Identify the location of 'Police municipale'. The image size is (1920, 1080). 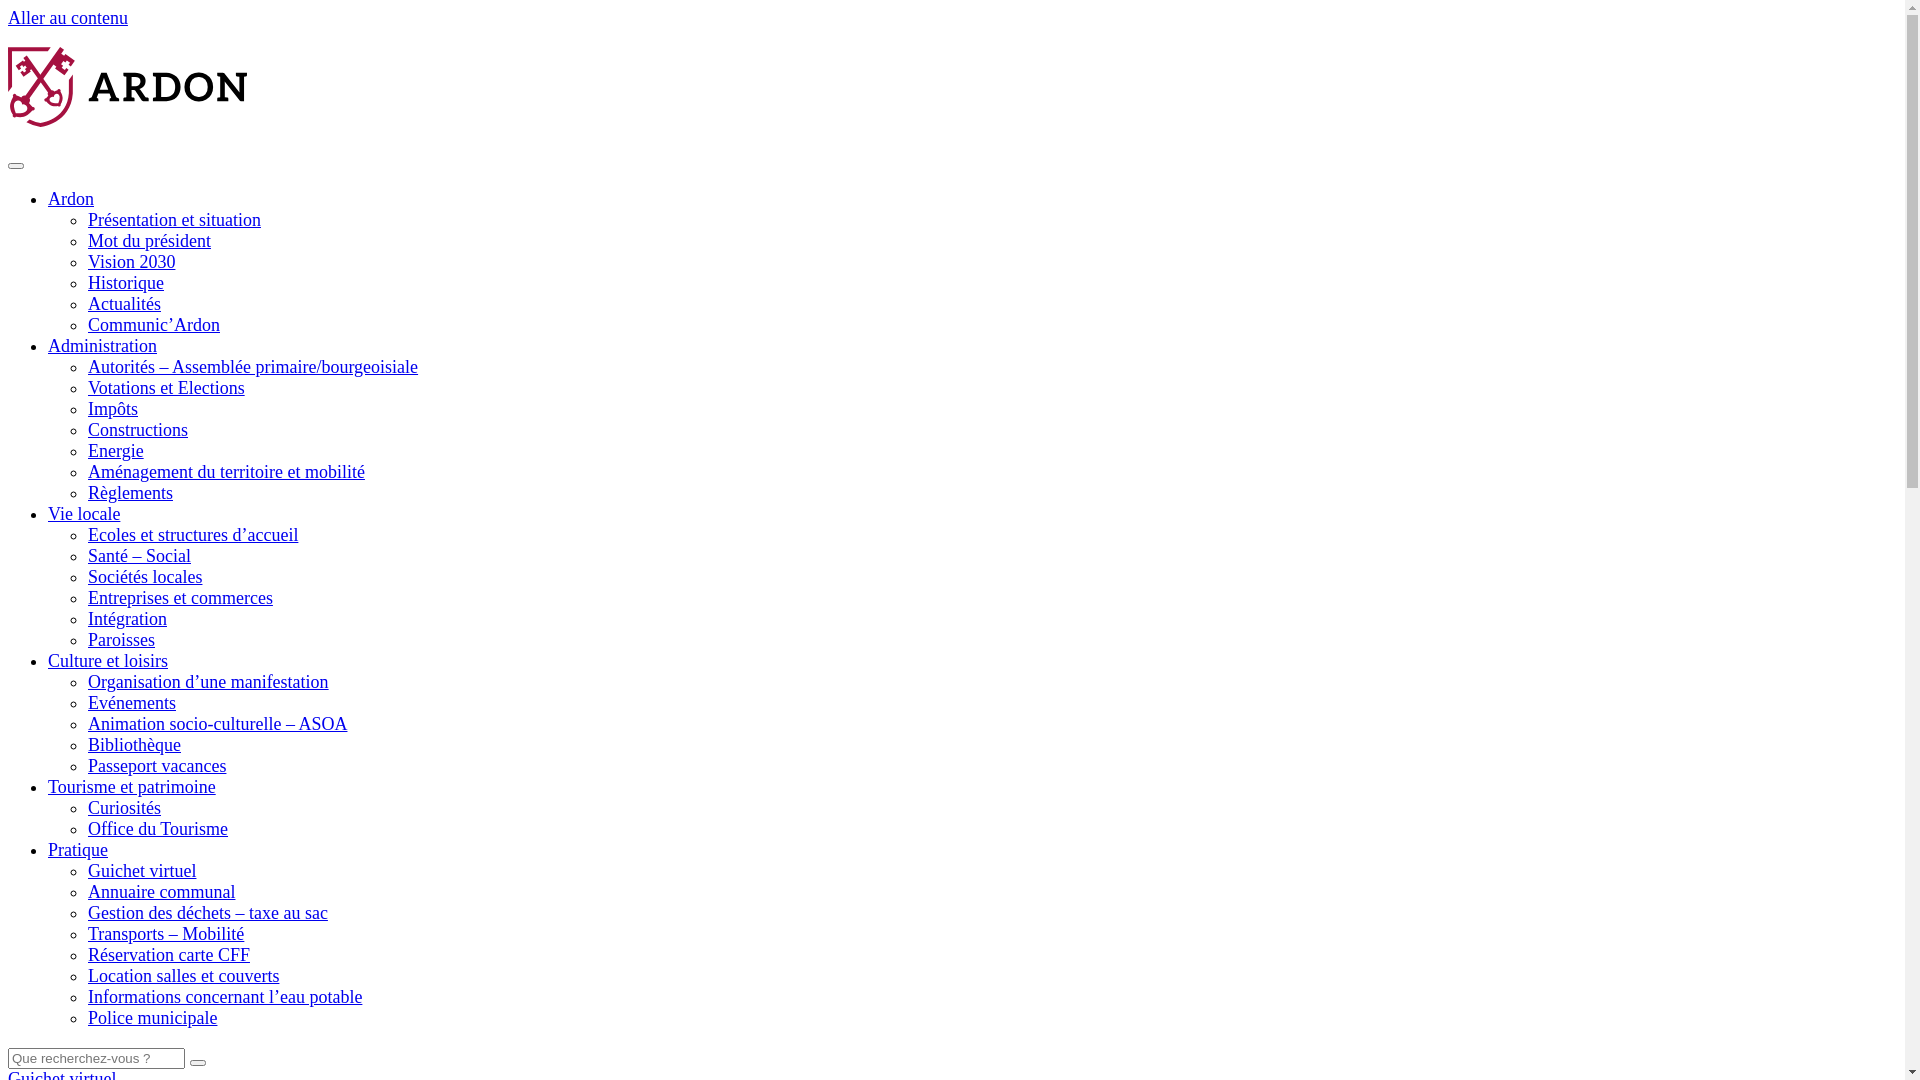
(151, 1018).